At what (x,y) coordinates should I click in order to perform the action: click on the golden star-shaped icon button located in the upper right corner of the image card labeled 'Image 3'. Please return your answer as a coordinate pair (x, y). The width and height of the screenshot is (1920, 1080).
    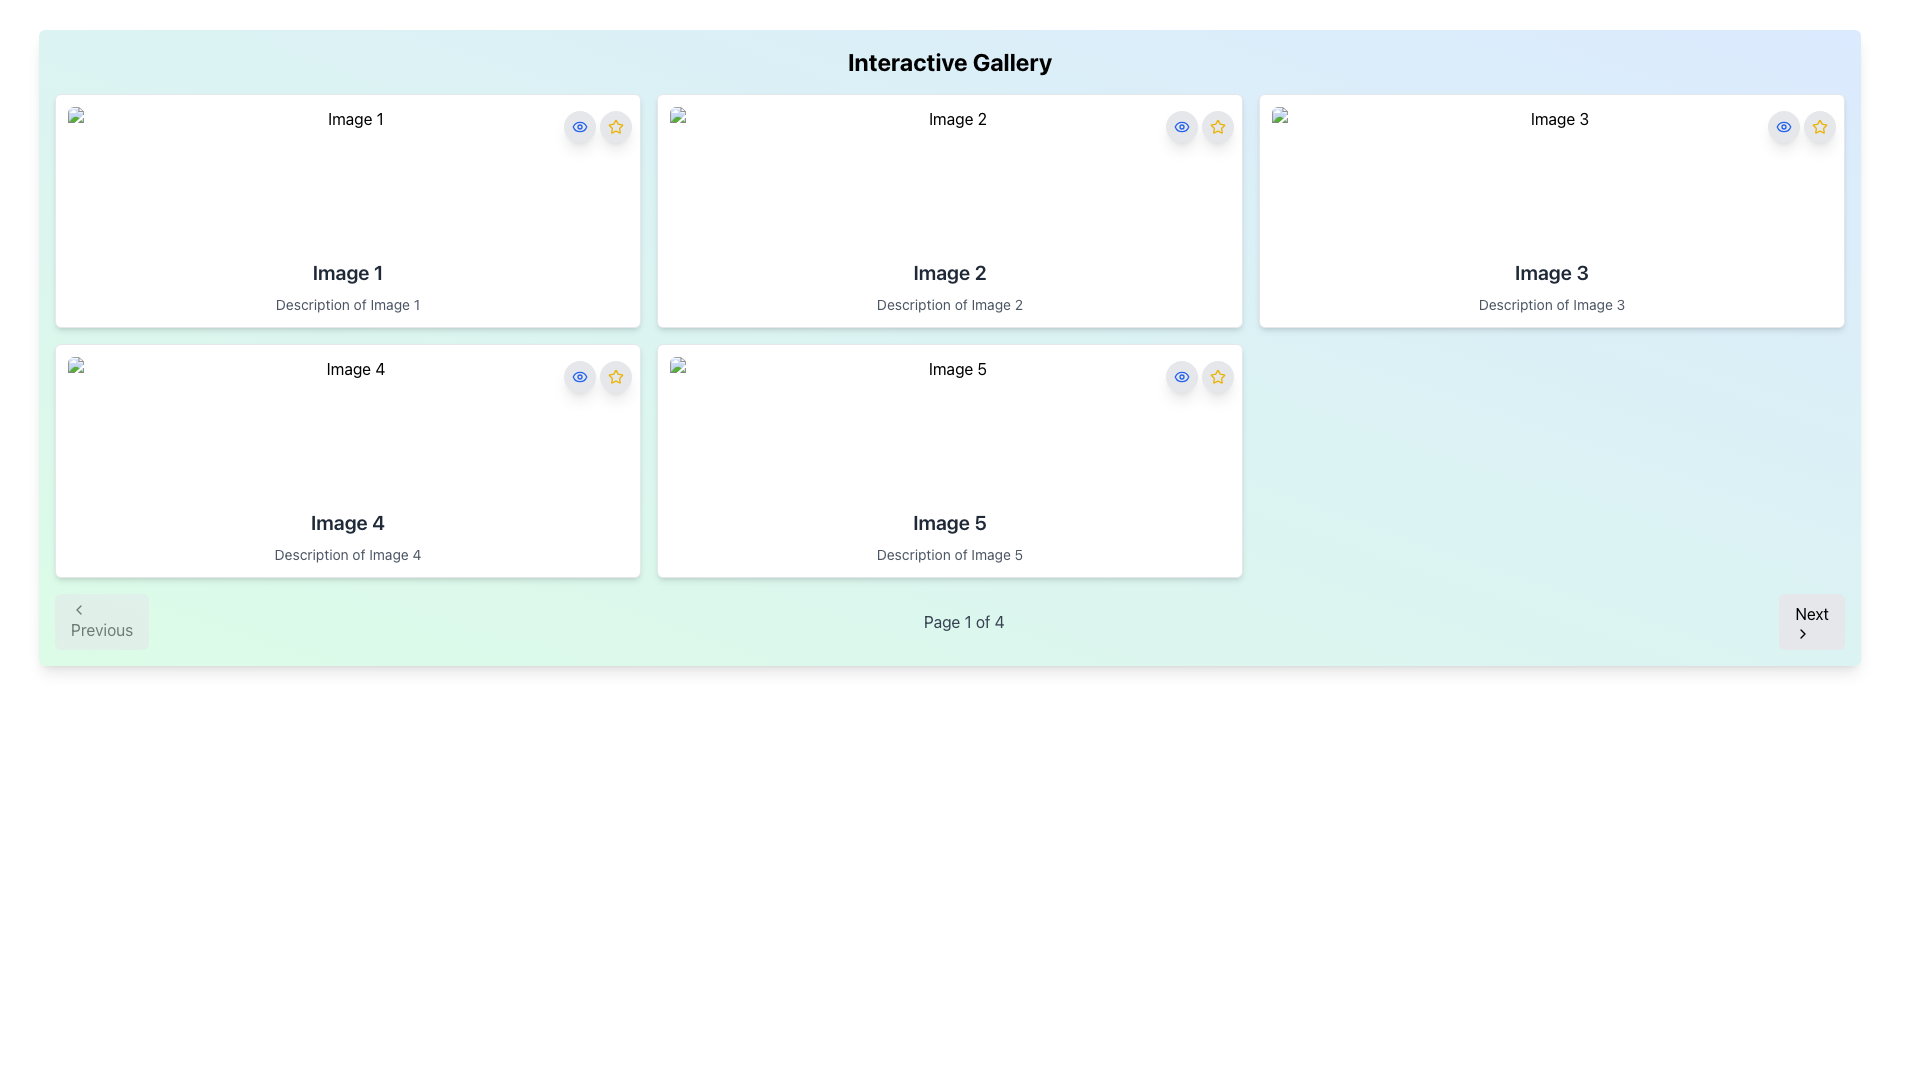
    Looking at the image, I should click on (1819, 126).